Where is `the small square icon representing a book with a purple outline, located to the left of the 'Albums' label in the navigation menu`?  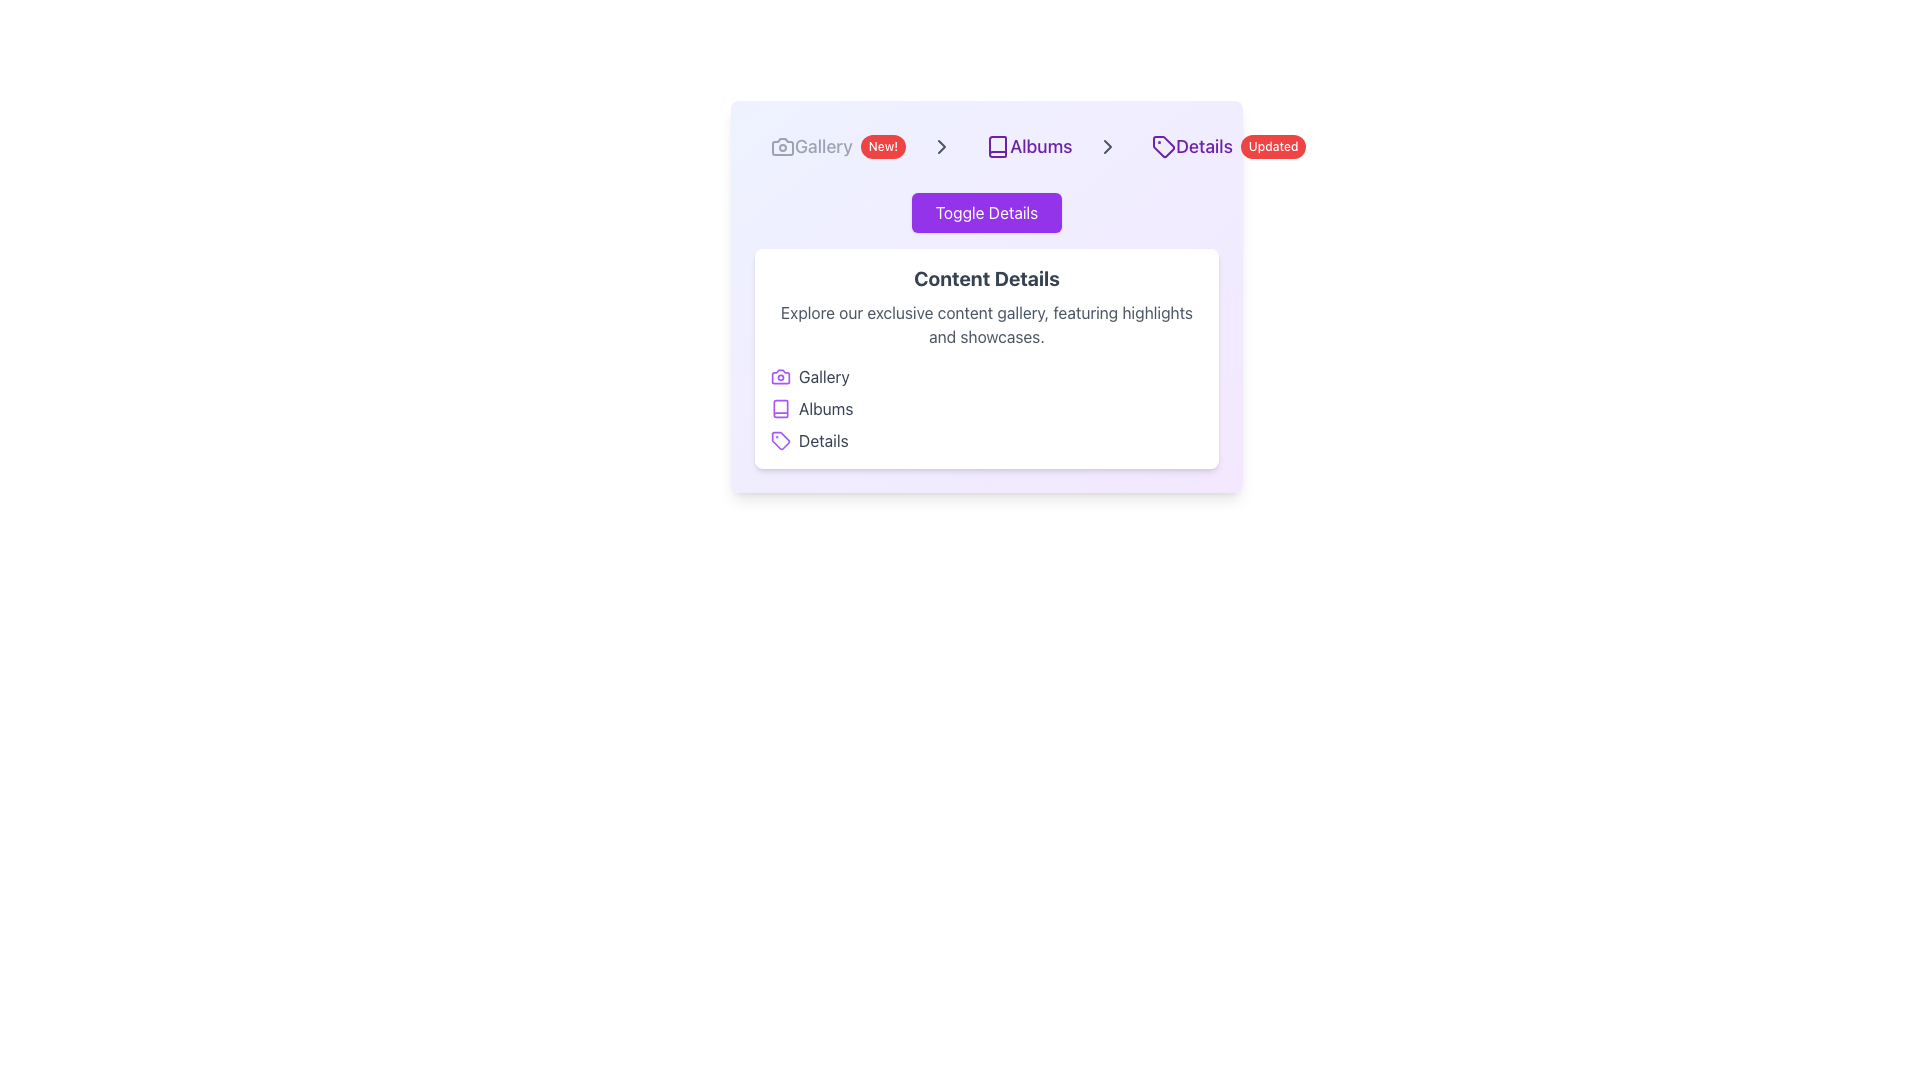 the small square icon representing a book with a purple outline, located to the left of the 'Albums' label in the navigation menu is located at coordinates (780, 407).